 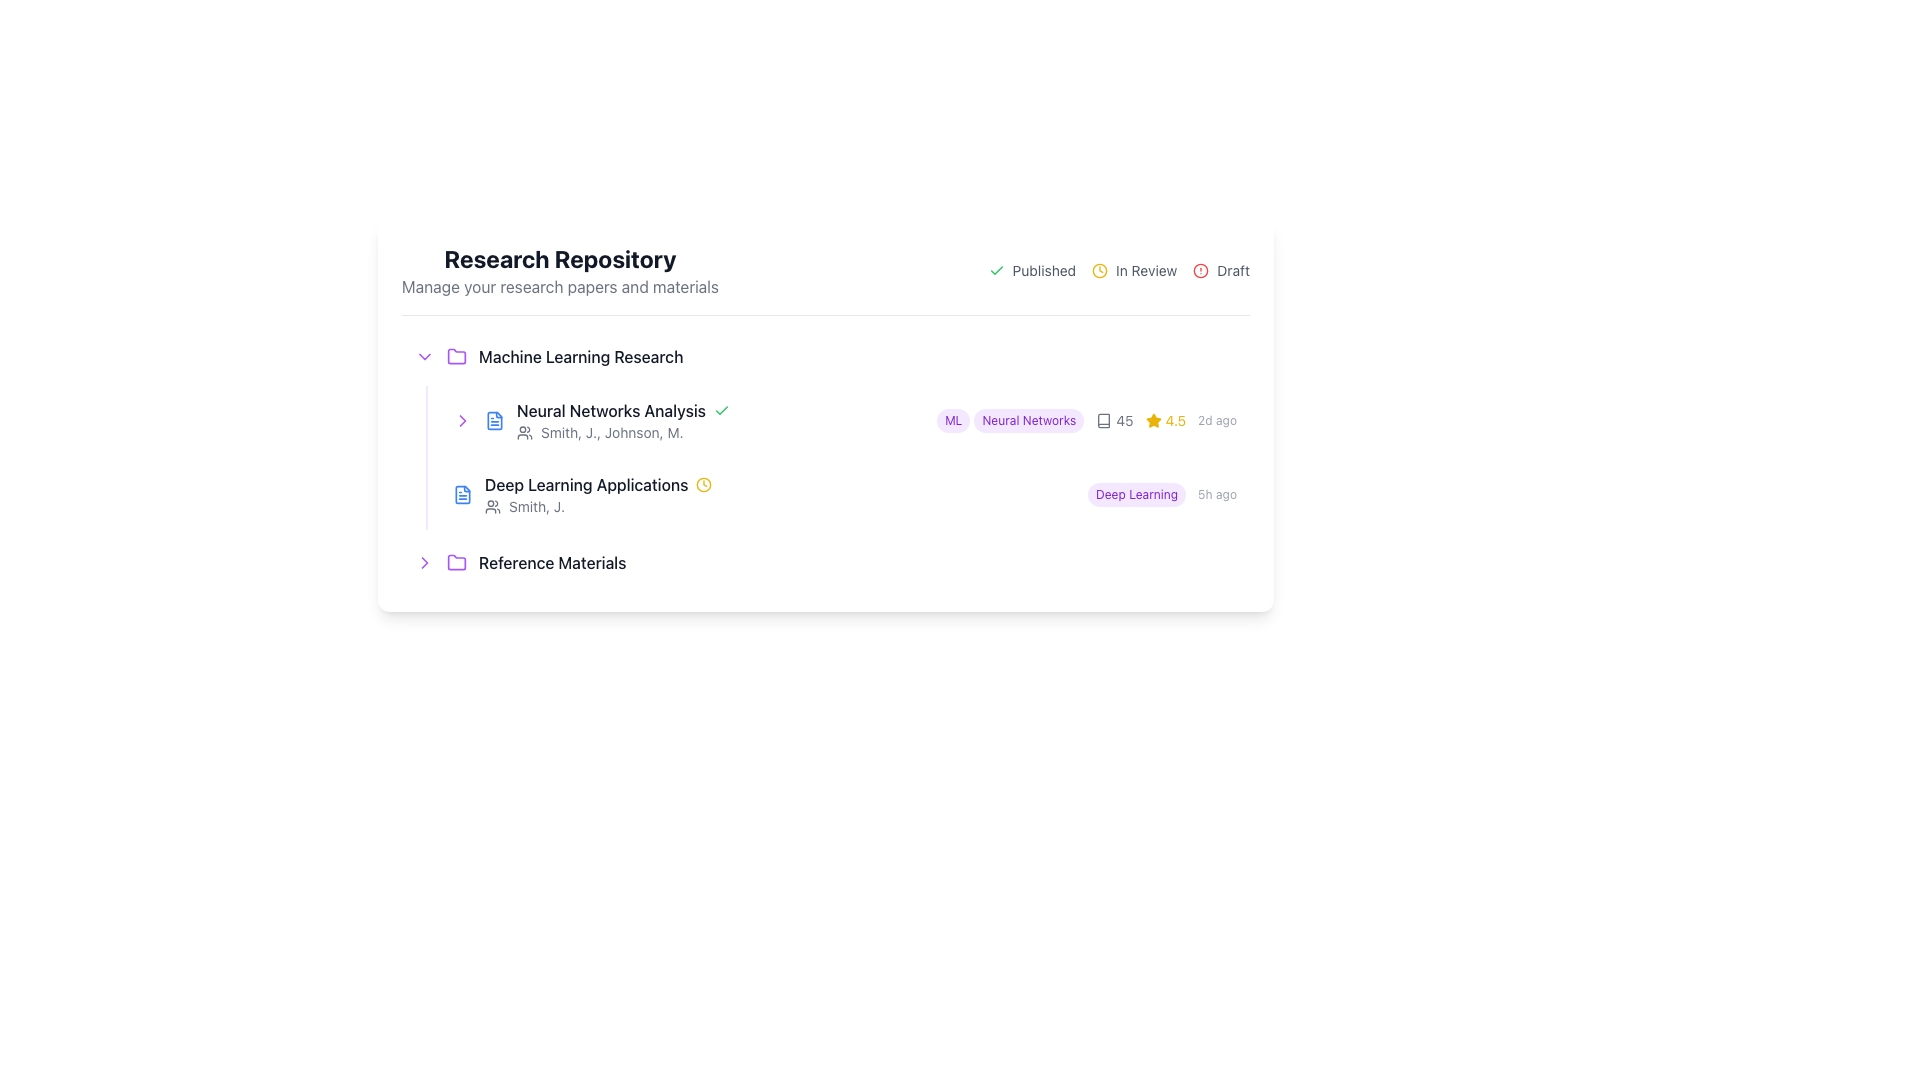 I want to click on the green checkmark icon located to the right of the text 'Neural Networks Analysis' within the 'Machine Learning Research' section, so click(x=720, y=410).